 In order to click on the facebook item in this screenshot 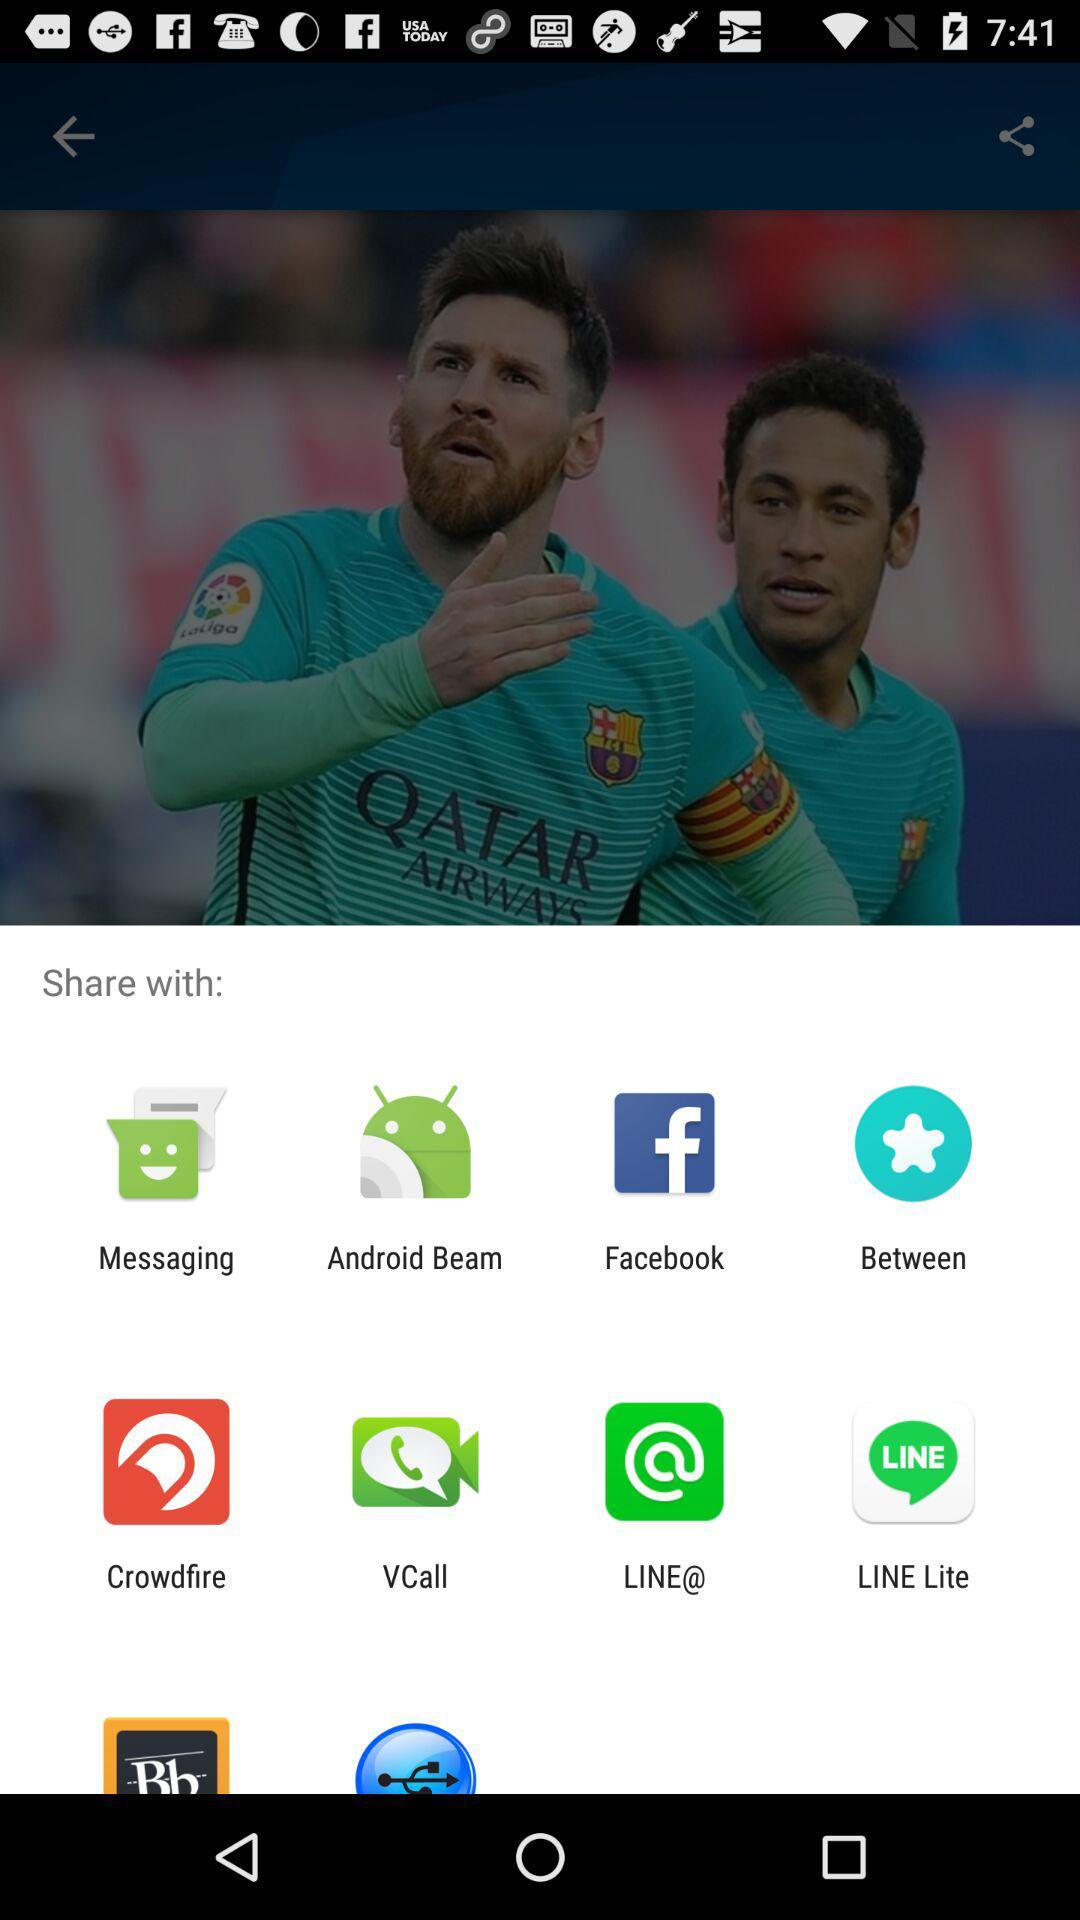, I will do `click(664, 1274)`.